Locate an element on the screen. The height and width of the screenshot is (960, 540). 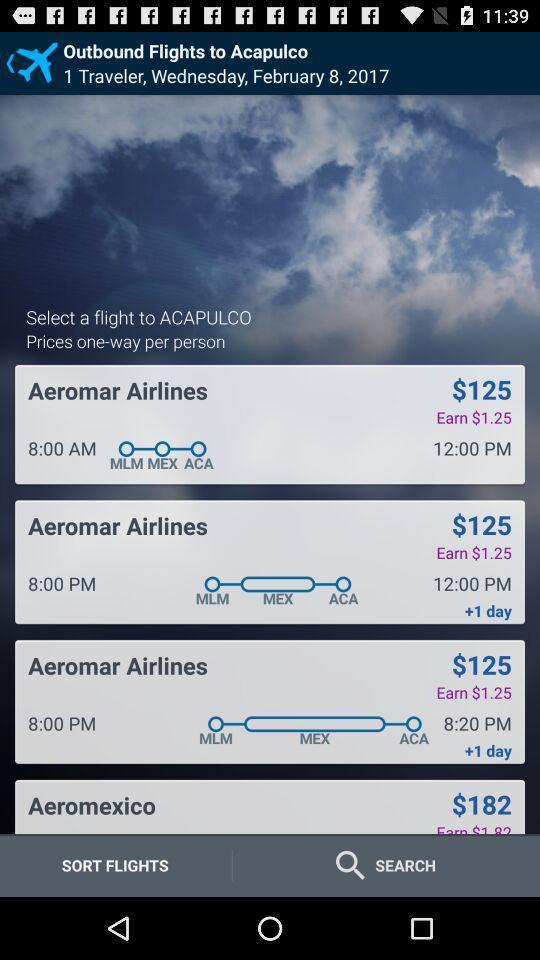
the icon above earn $1.82 is located at coordinates (480, 804).